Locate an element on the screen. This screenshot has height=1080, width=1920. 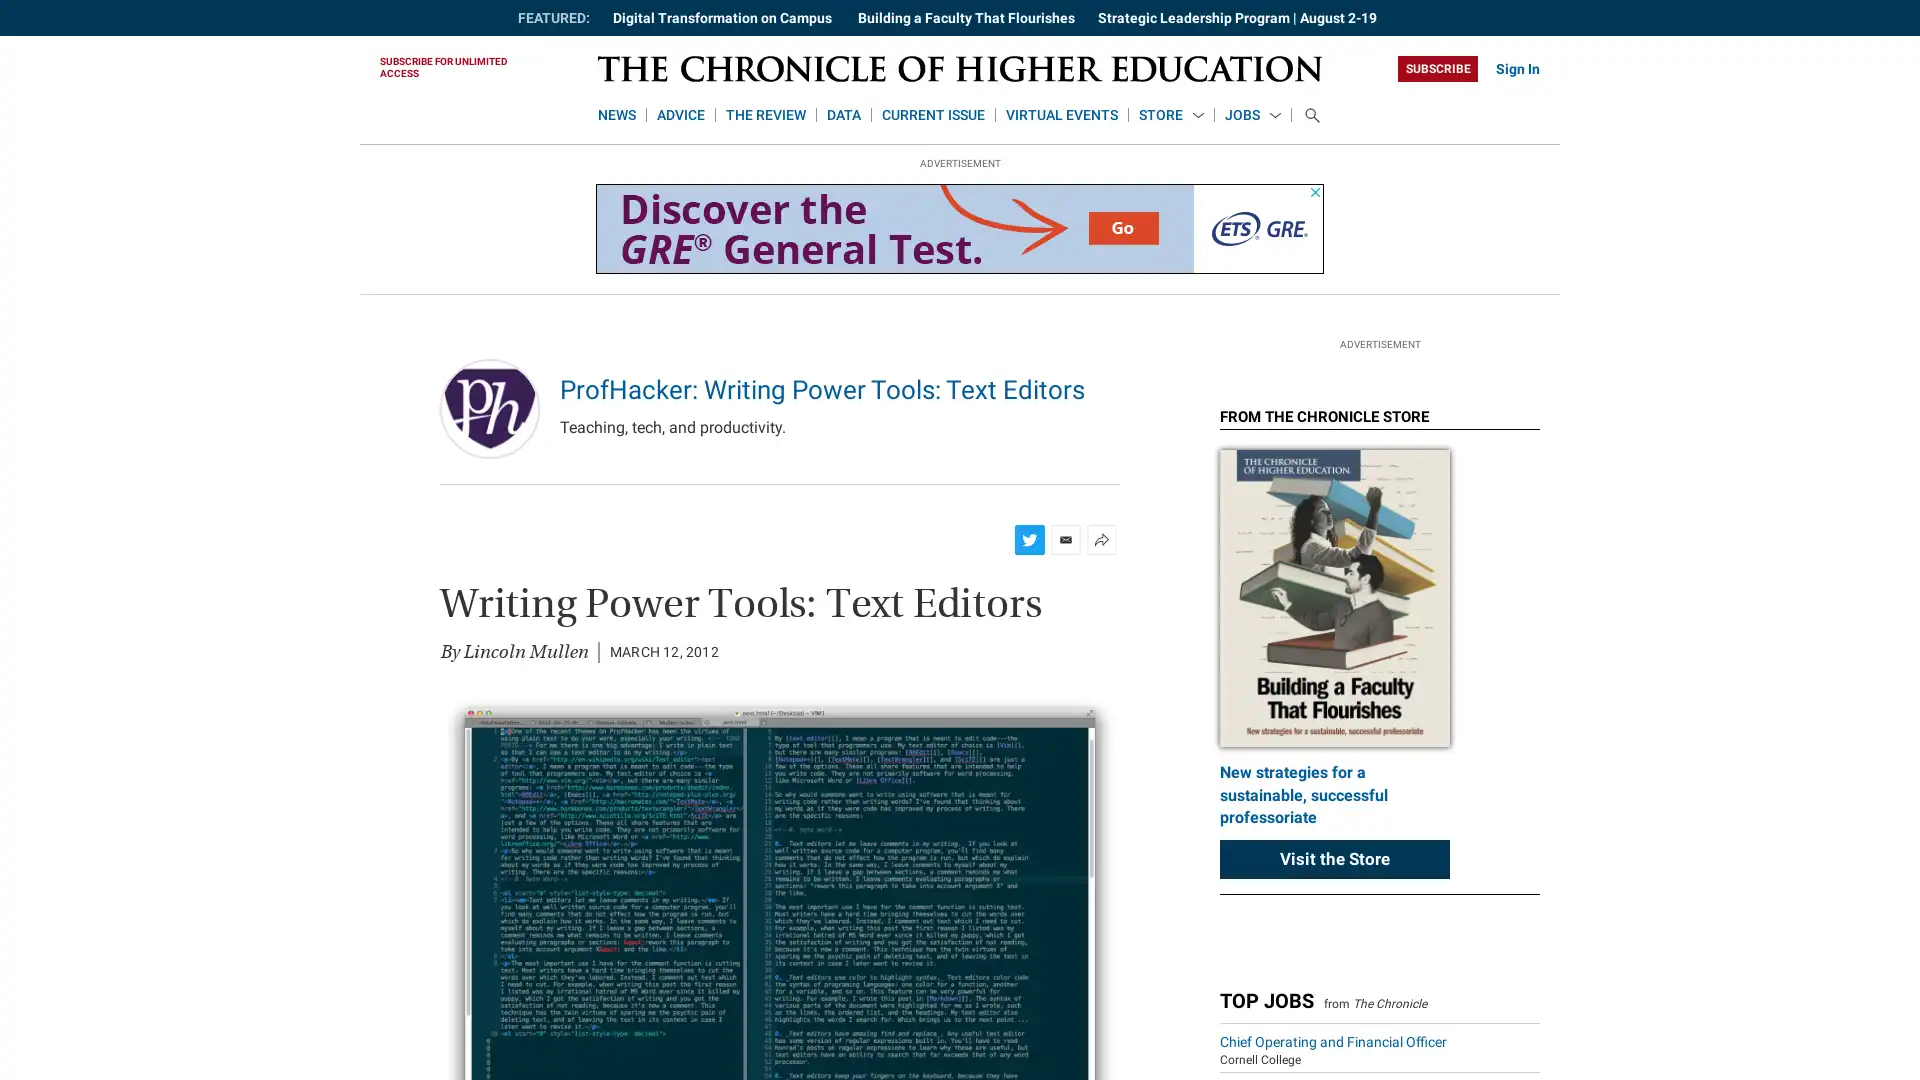
Show Search is located at coordinates (1311, 115).